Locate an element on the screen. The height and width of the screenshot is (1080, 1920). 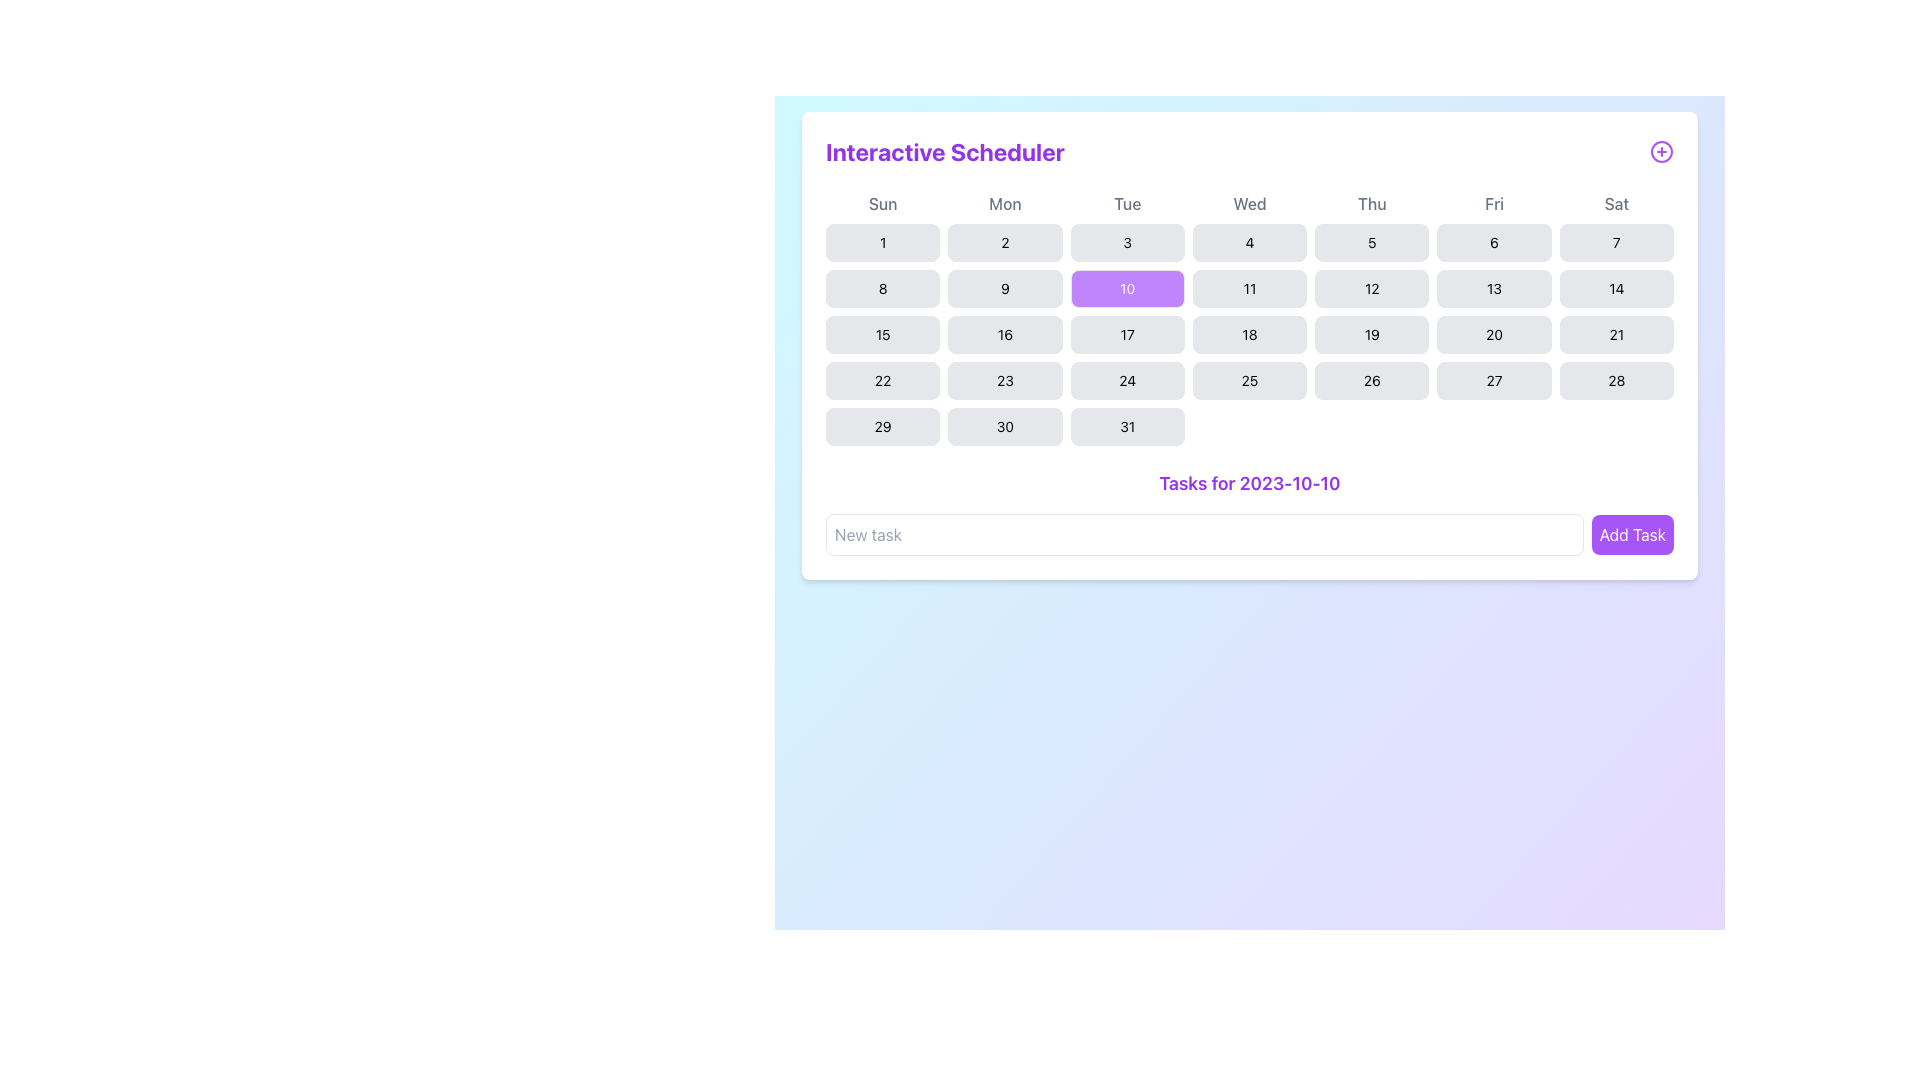
the Text Label for Saturdays in the calendar header, which is the rightmost element indicating Saturday's events is located at coordinates (1616, 204).